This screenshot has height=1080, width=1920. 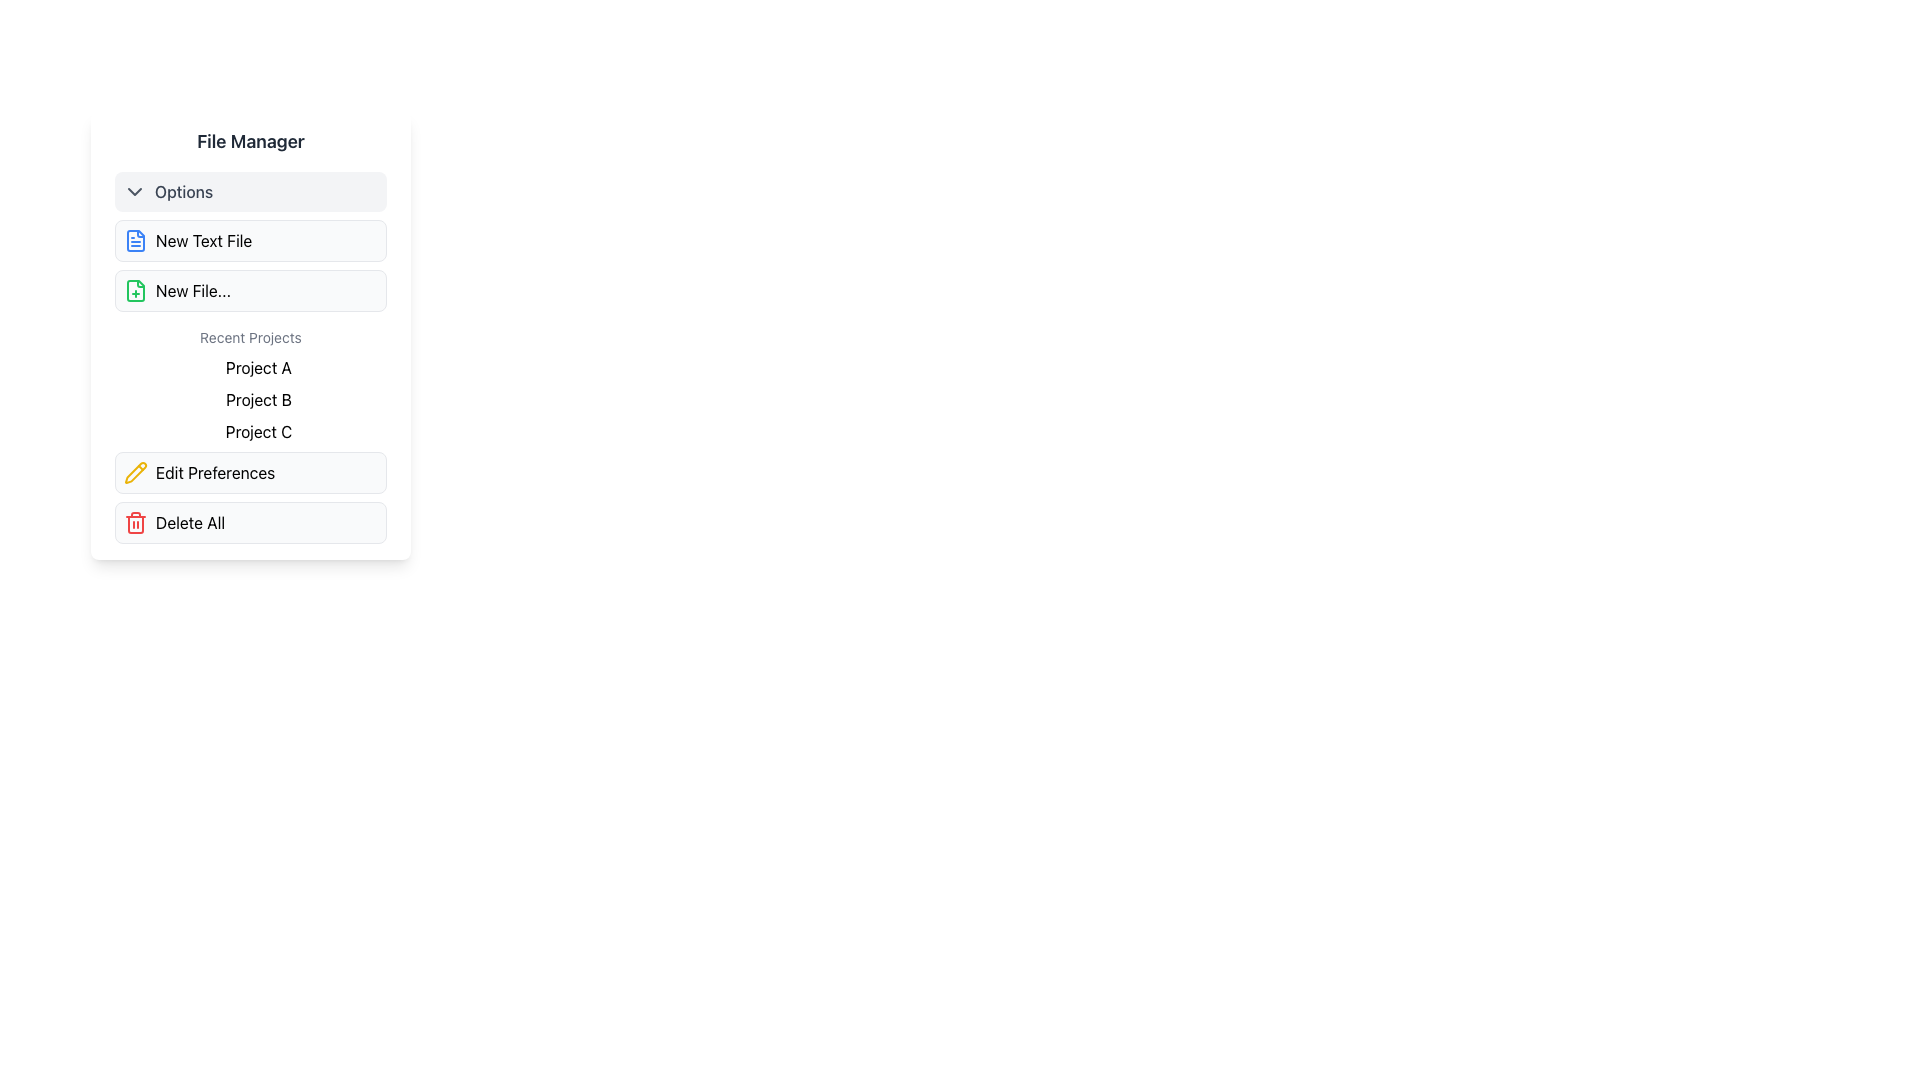 I want to click on the 'Delete All' button with a light gray background and a red trashcan icon, so click(x=249, y=522).